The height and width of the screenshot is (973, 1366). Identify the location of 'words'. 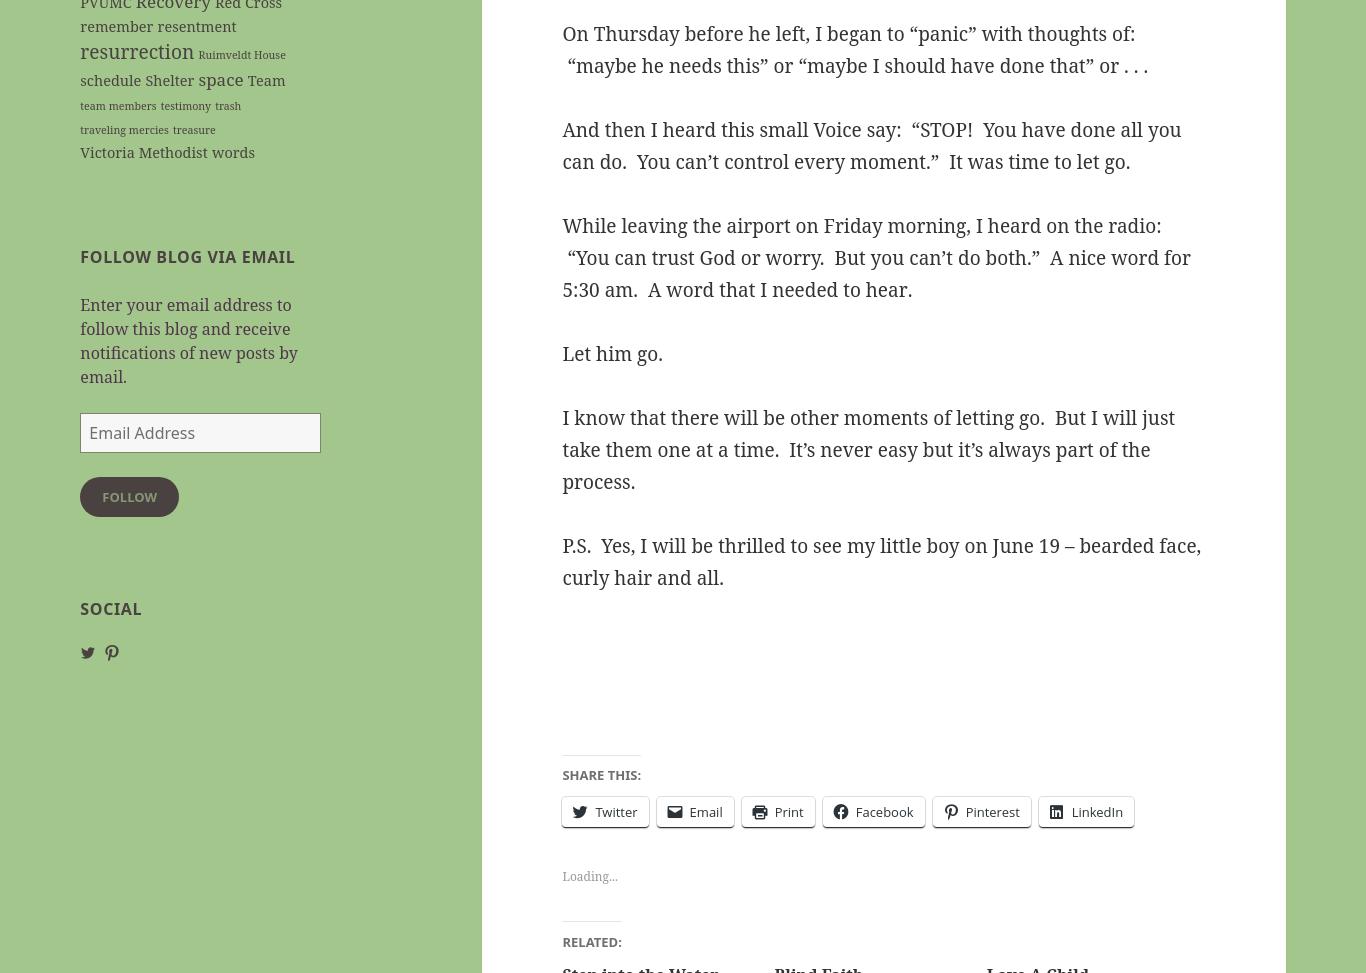
(210, 152).